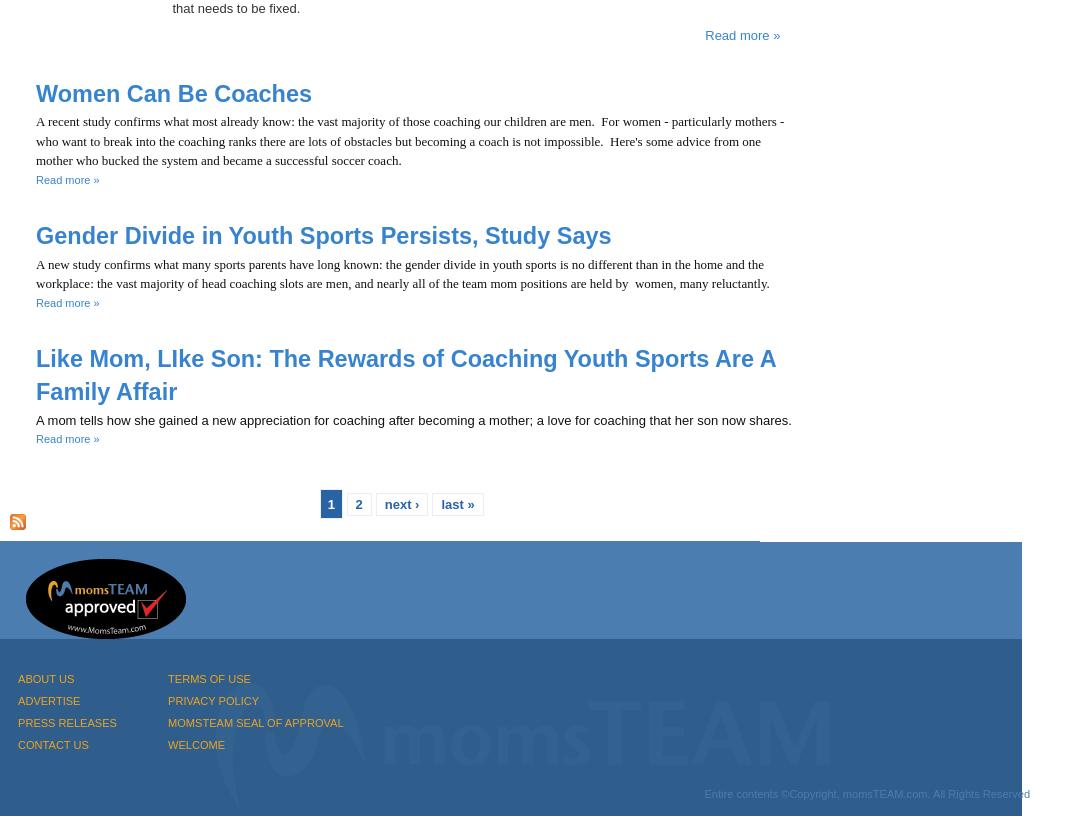  Describe the element at coordinates (408, 141) in the screenshot. I see `'A recent study confirms what most already know: the vast majority of those coaching our children are men.  For women - particularly mothers - who want to break into the coaching ranks there are lots of obstacles but becoming a coach is not impossible.  Here's some advice from one mother who bucked the system and became a successful soccer coach.'` at that location.